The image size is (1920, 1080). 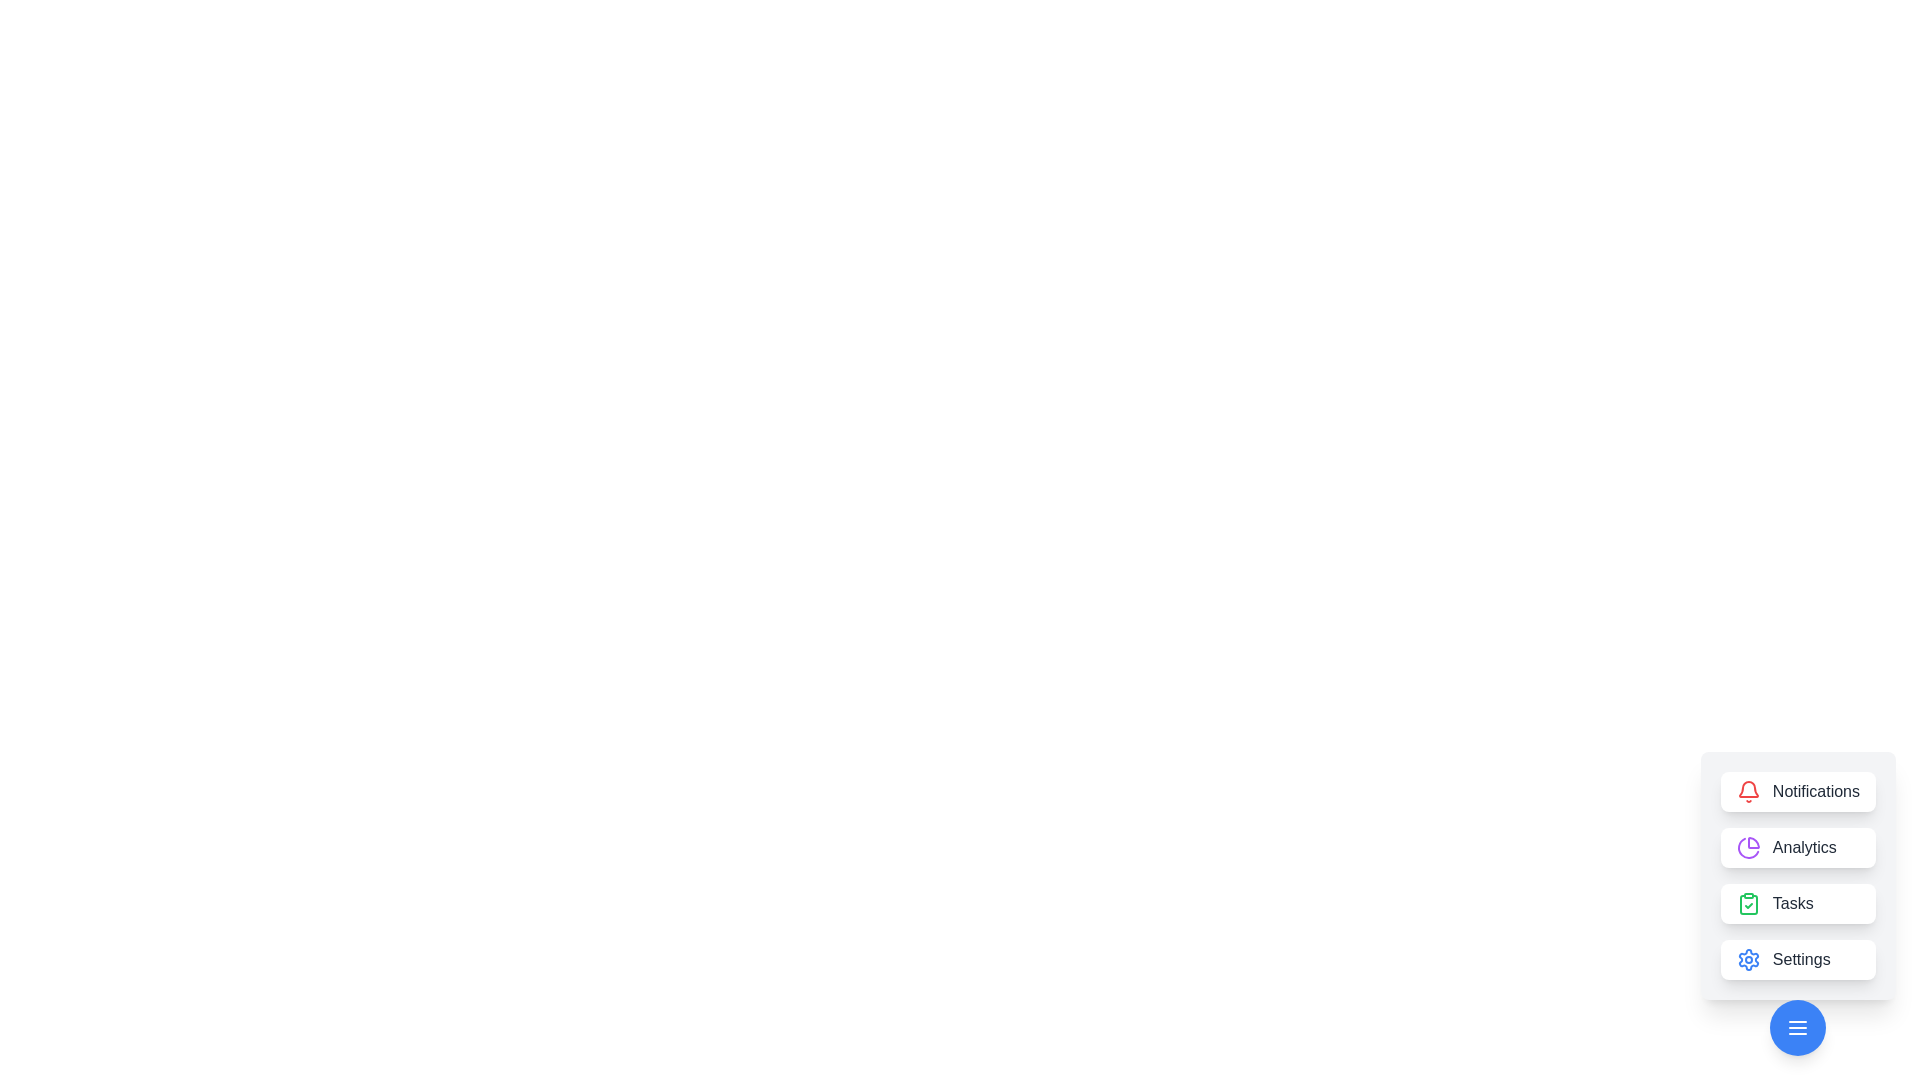 I want to click on the Settings button to access its functionality, so click(x=1798, y=959).